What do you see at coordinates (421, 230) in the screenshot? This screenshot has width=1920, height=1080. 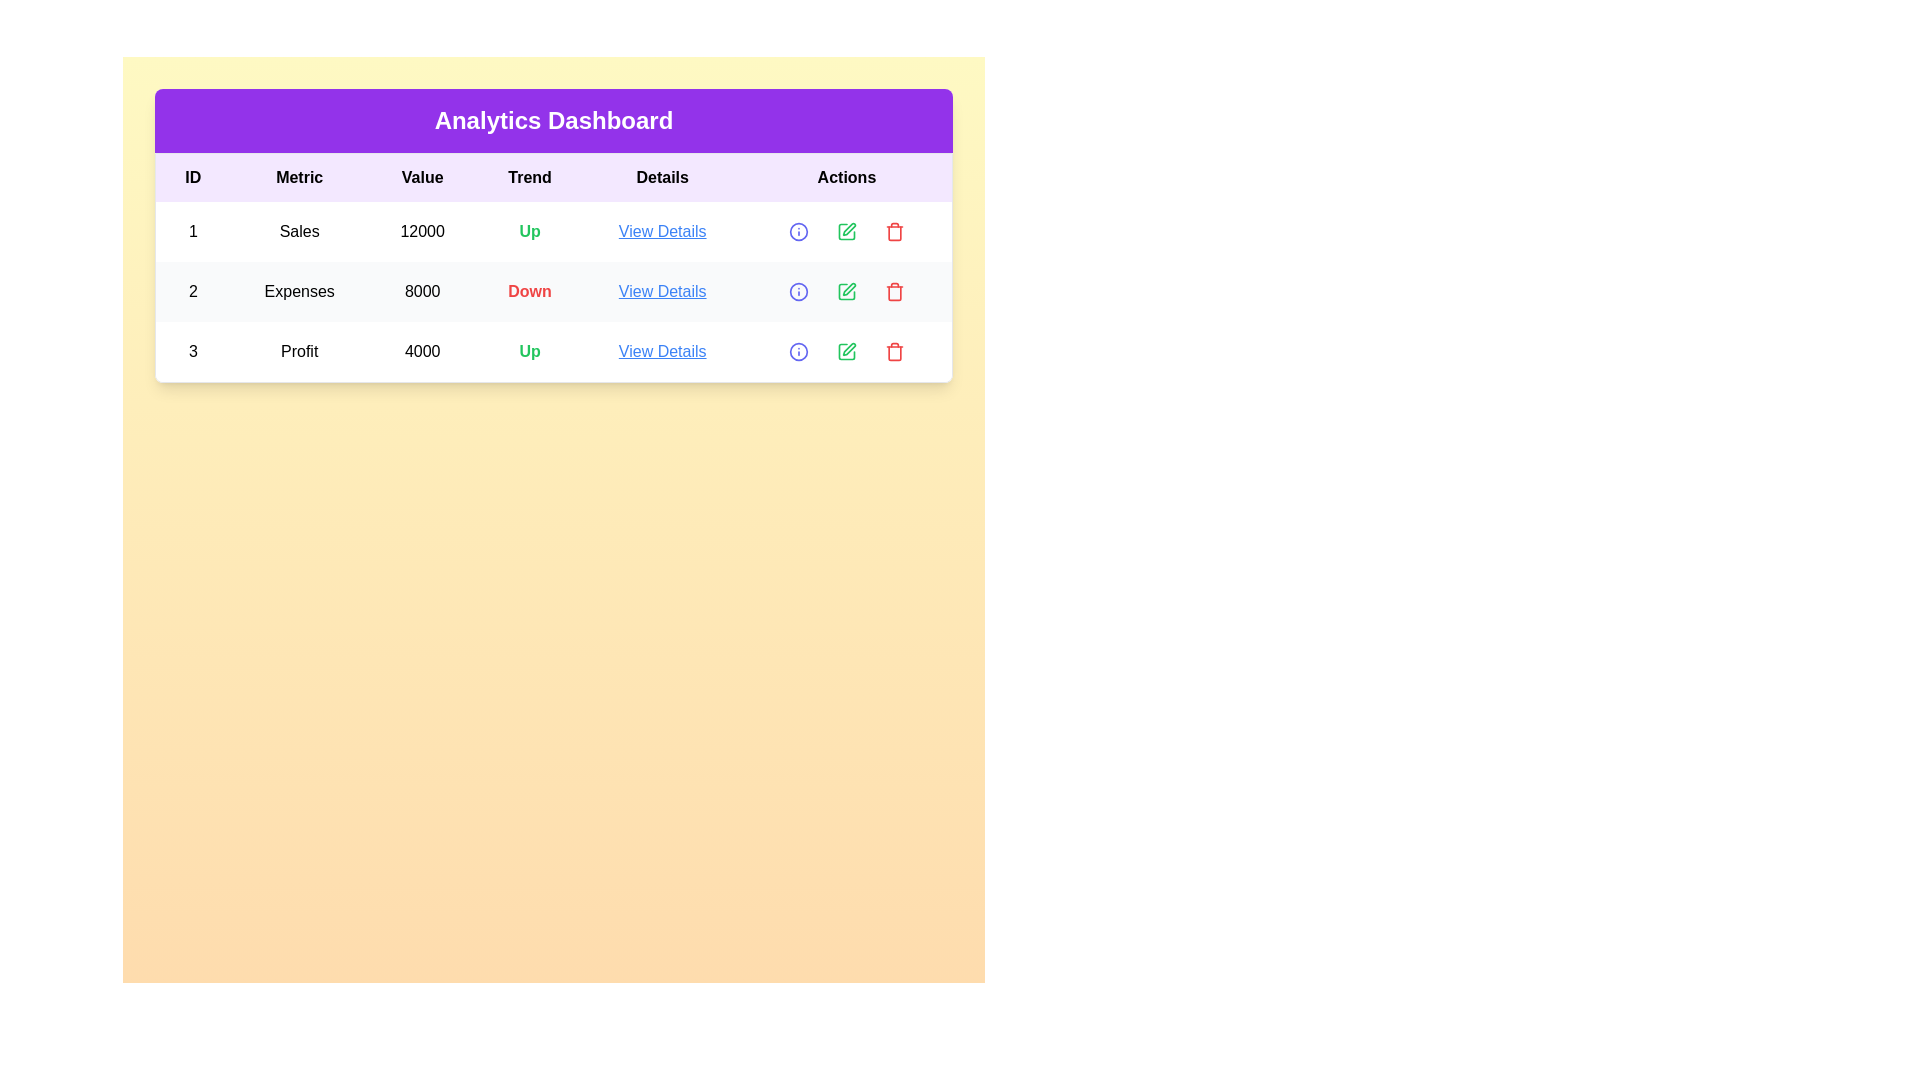 I see `the static text element displaying the value '12,000' associated with the 'Sales' metric in the 'Value' column of the 'Analytics Dashboard' table` at bounding box center [421, 230].